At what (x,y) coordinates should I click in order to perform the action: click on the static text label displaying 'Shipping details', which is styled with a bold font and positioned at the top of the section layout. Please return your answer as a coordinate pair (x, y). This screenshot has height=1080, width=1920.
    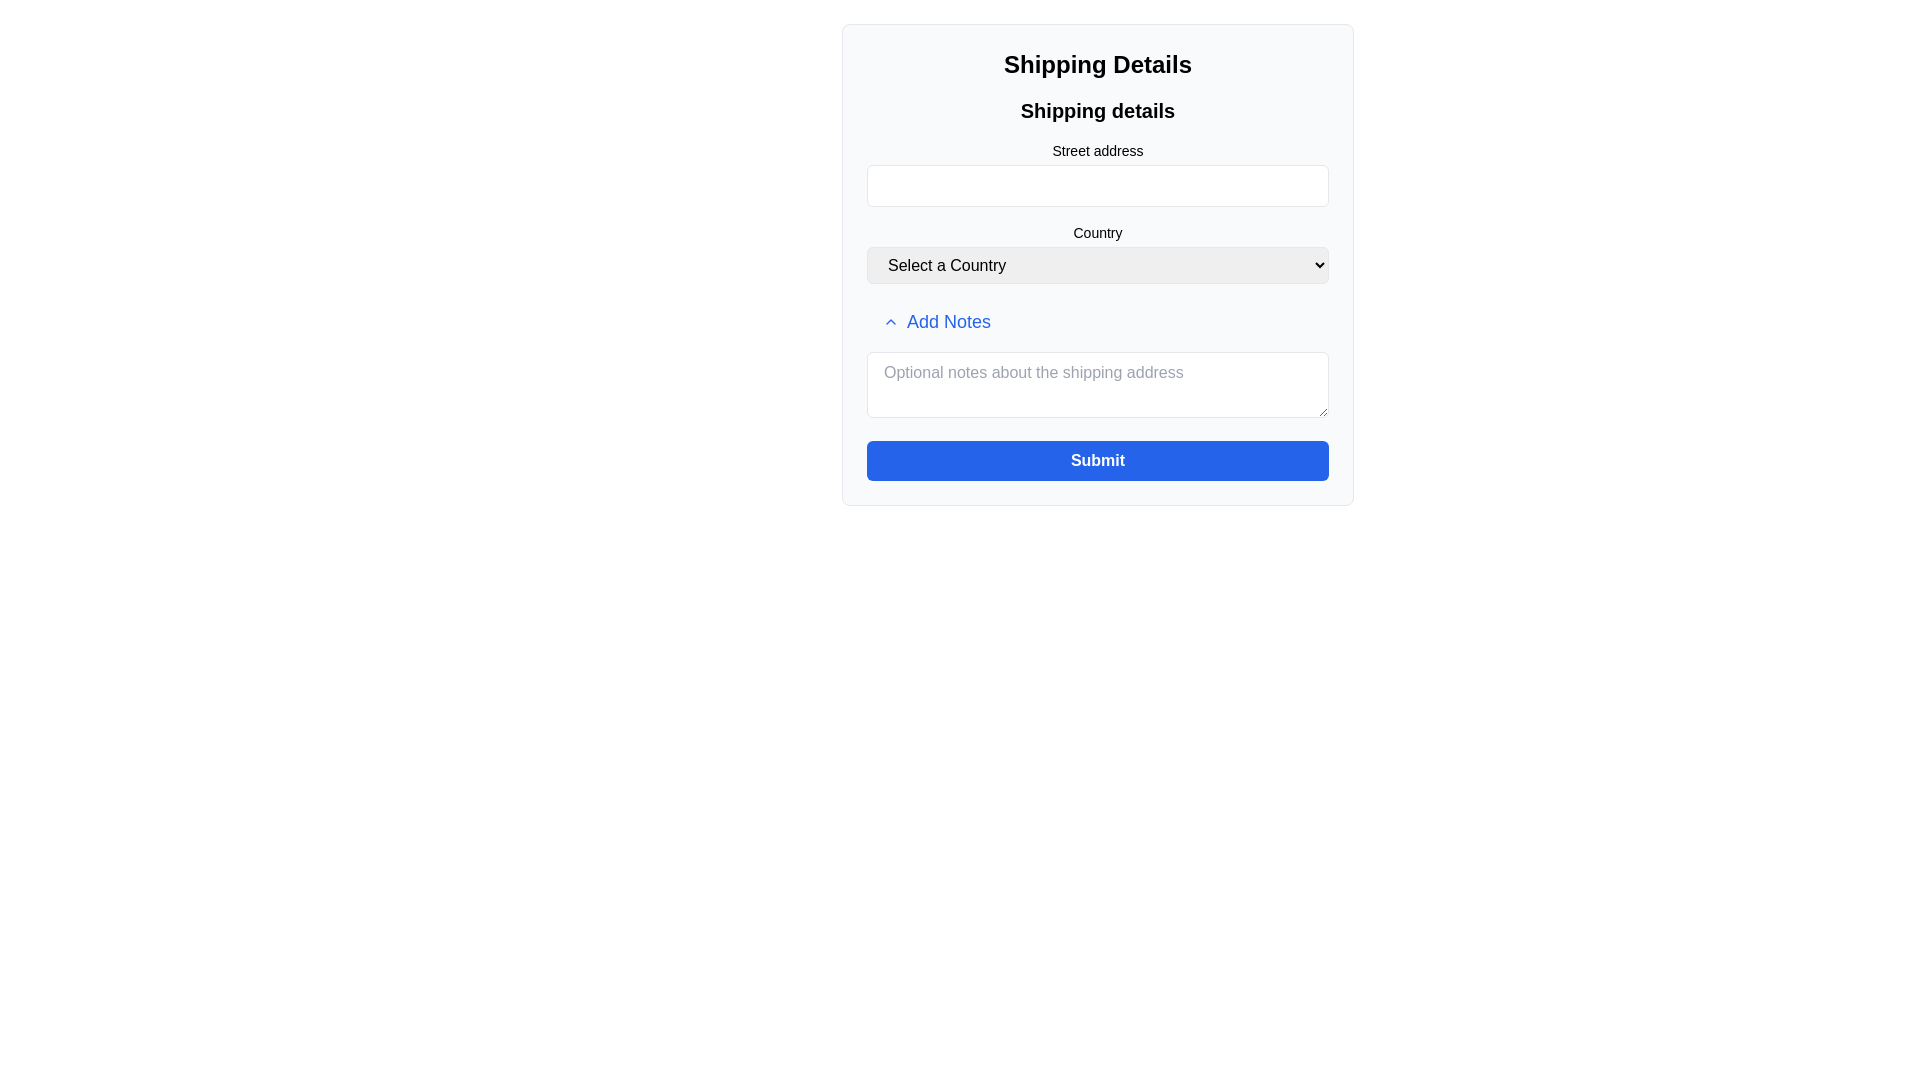
    Looking at the image, I should click on (1097, 111).